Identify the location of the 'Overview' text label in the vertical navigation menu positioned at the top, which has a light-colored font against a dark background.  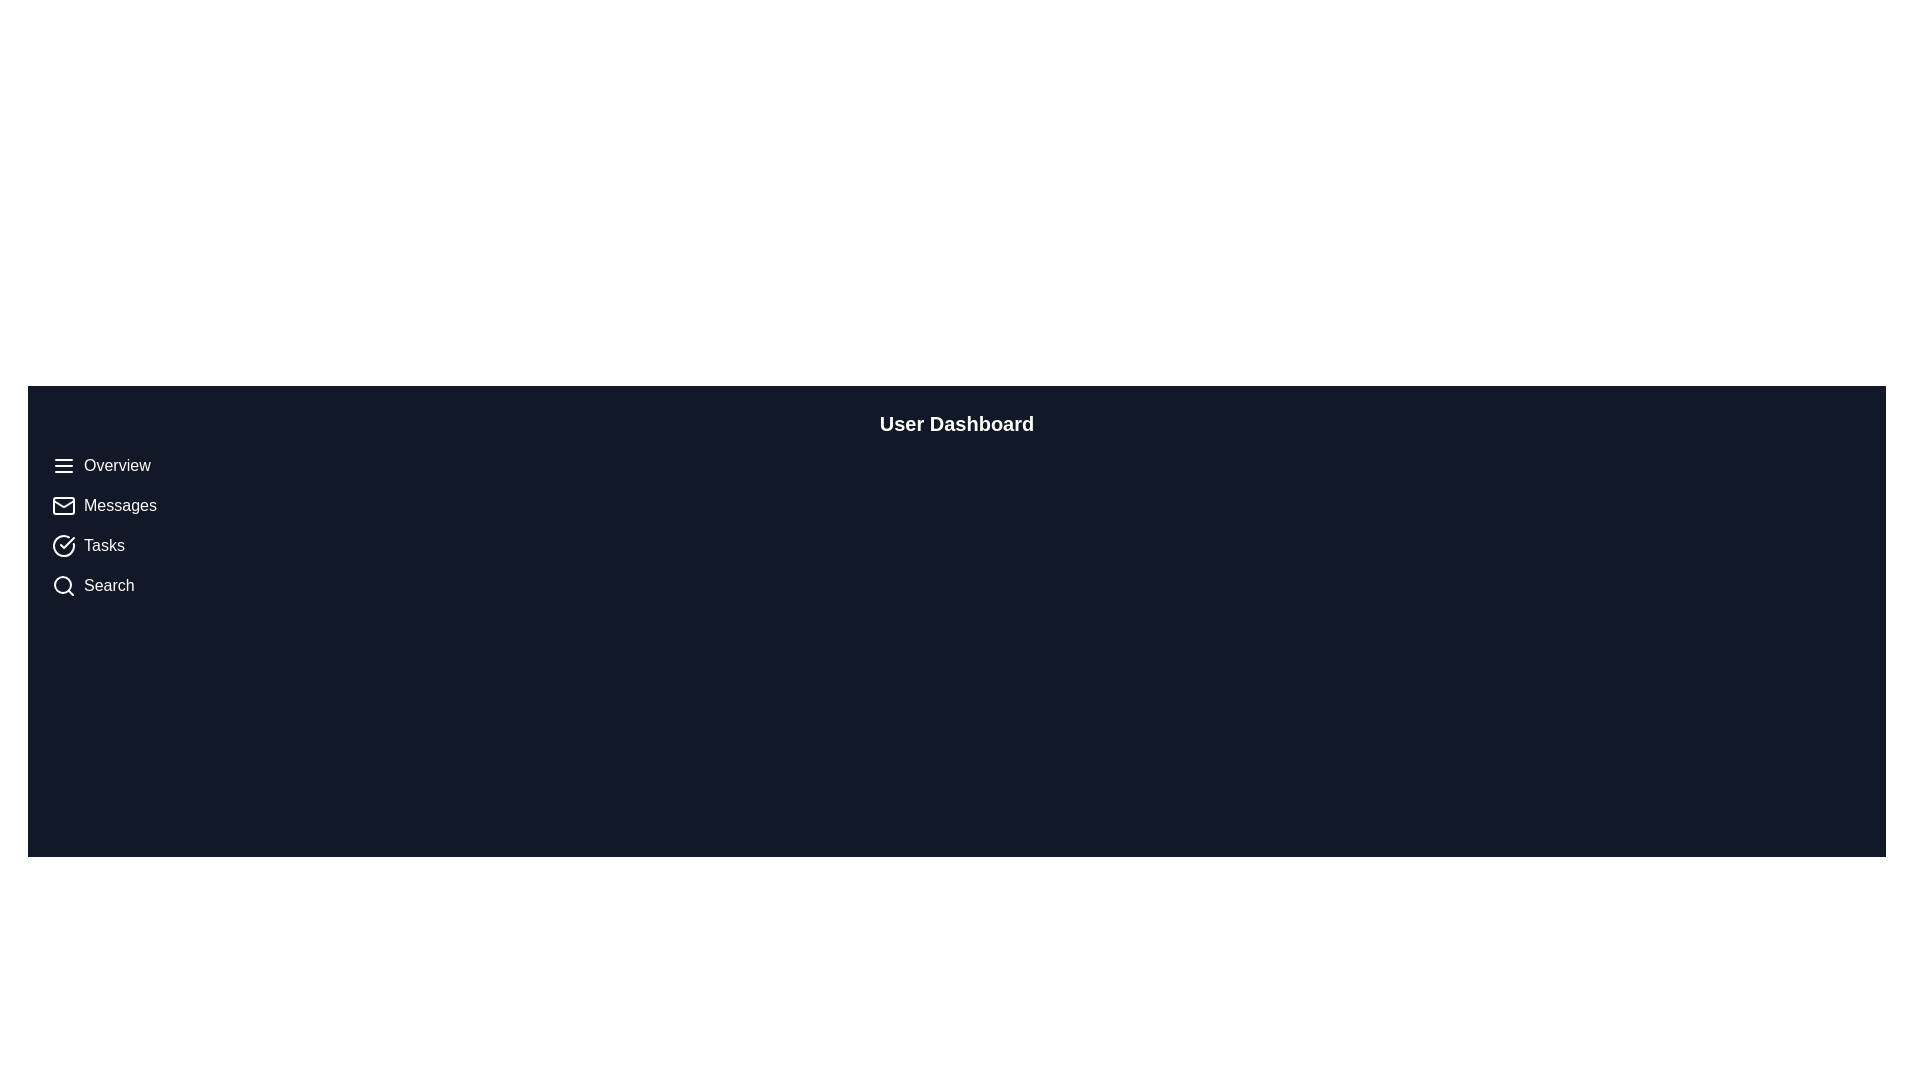
(116, 466).